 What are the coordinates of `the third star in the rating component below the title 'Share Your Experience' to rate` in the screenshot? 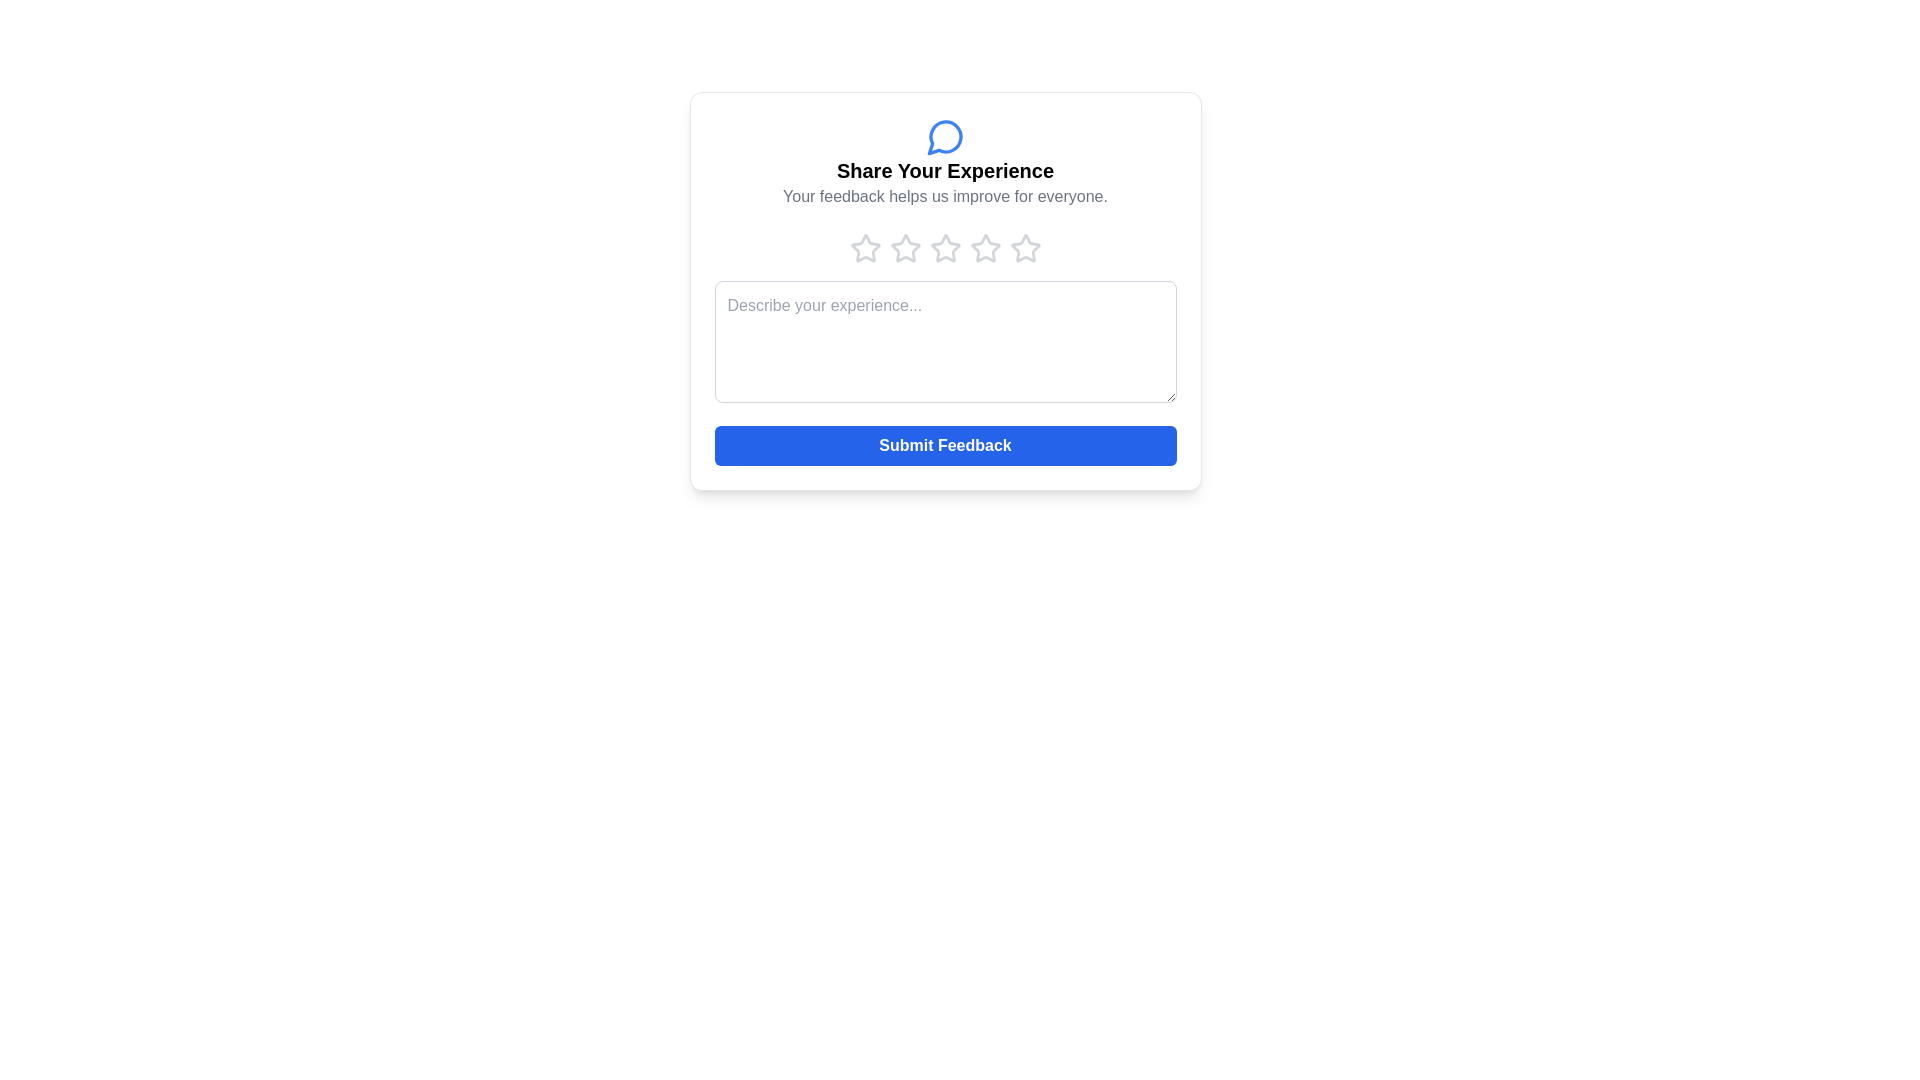 It's located at (944, 247).